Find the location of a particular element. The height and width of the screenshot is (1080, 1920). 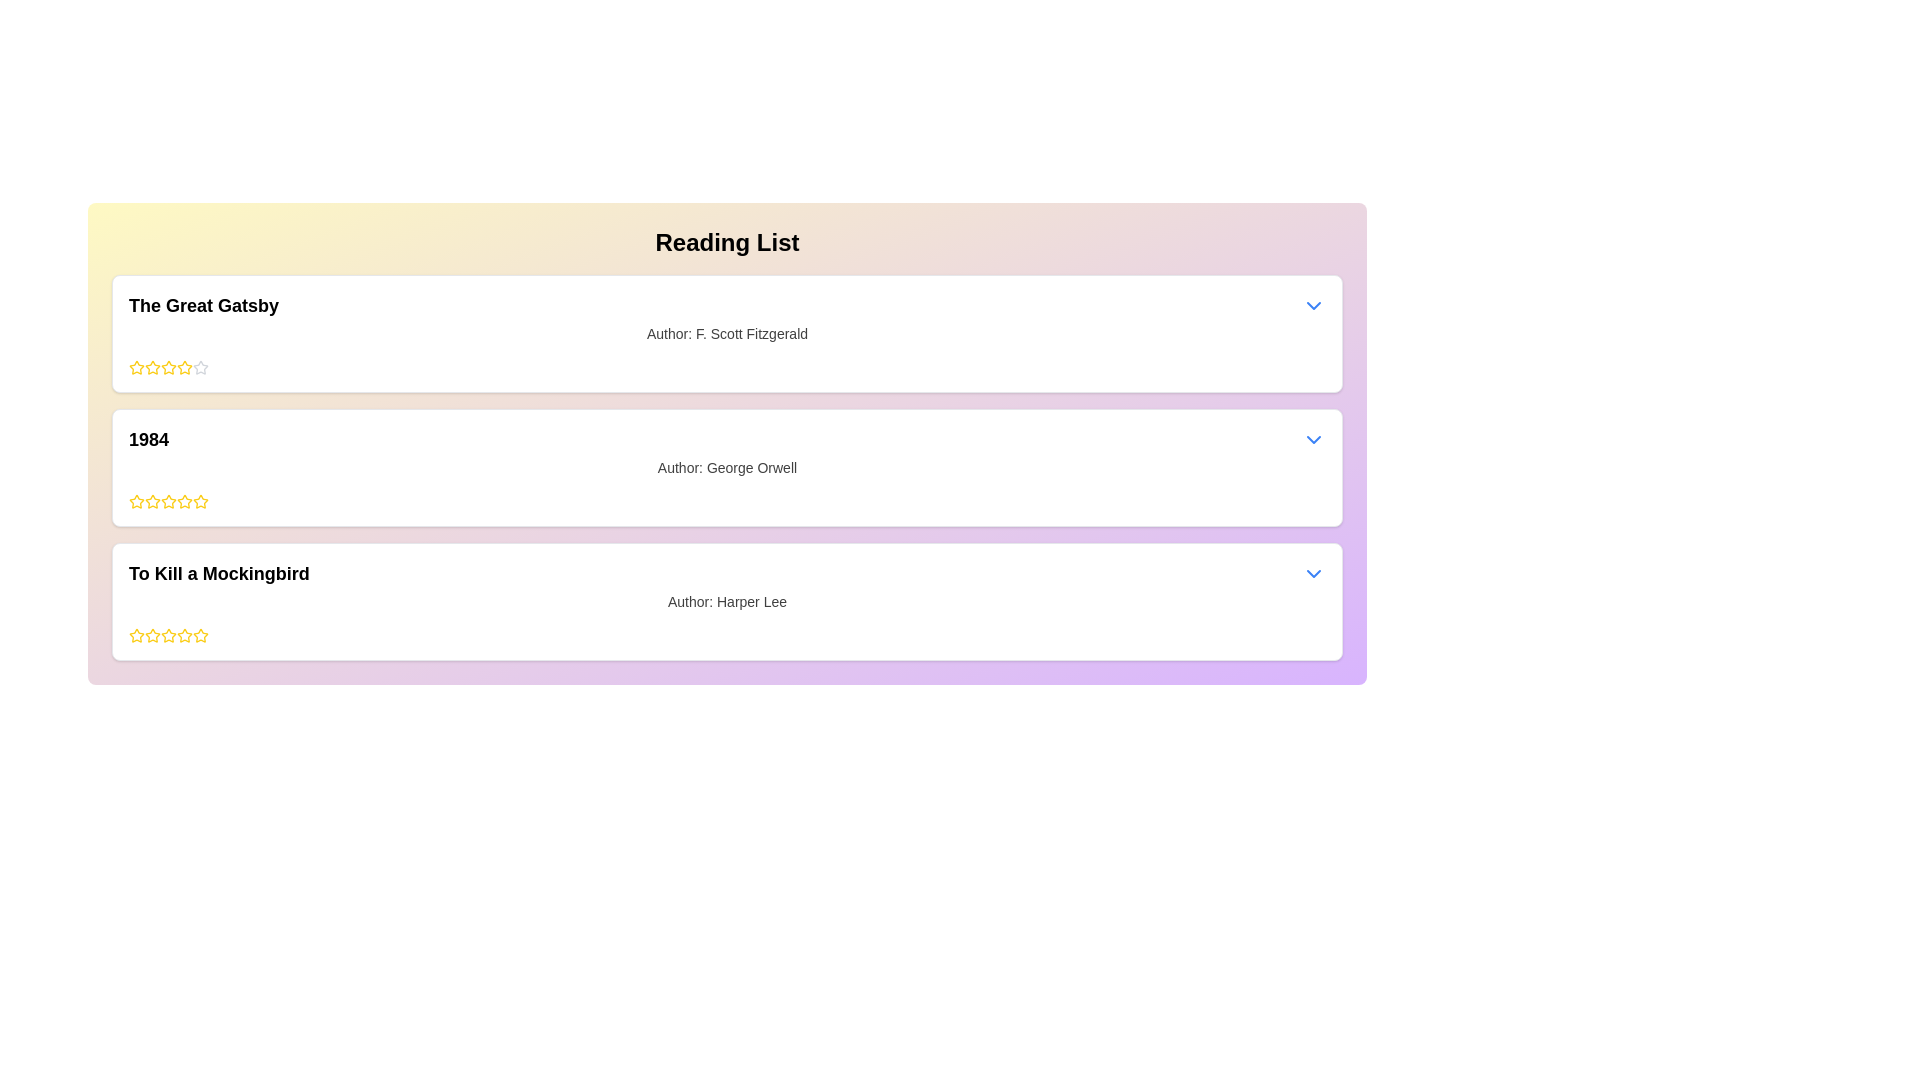

the star-shaped icon with a yellow outline under the heading '1984' in the 'Reading List' to rate it is located at coordinates (152, 500).